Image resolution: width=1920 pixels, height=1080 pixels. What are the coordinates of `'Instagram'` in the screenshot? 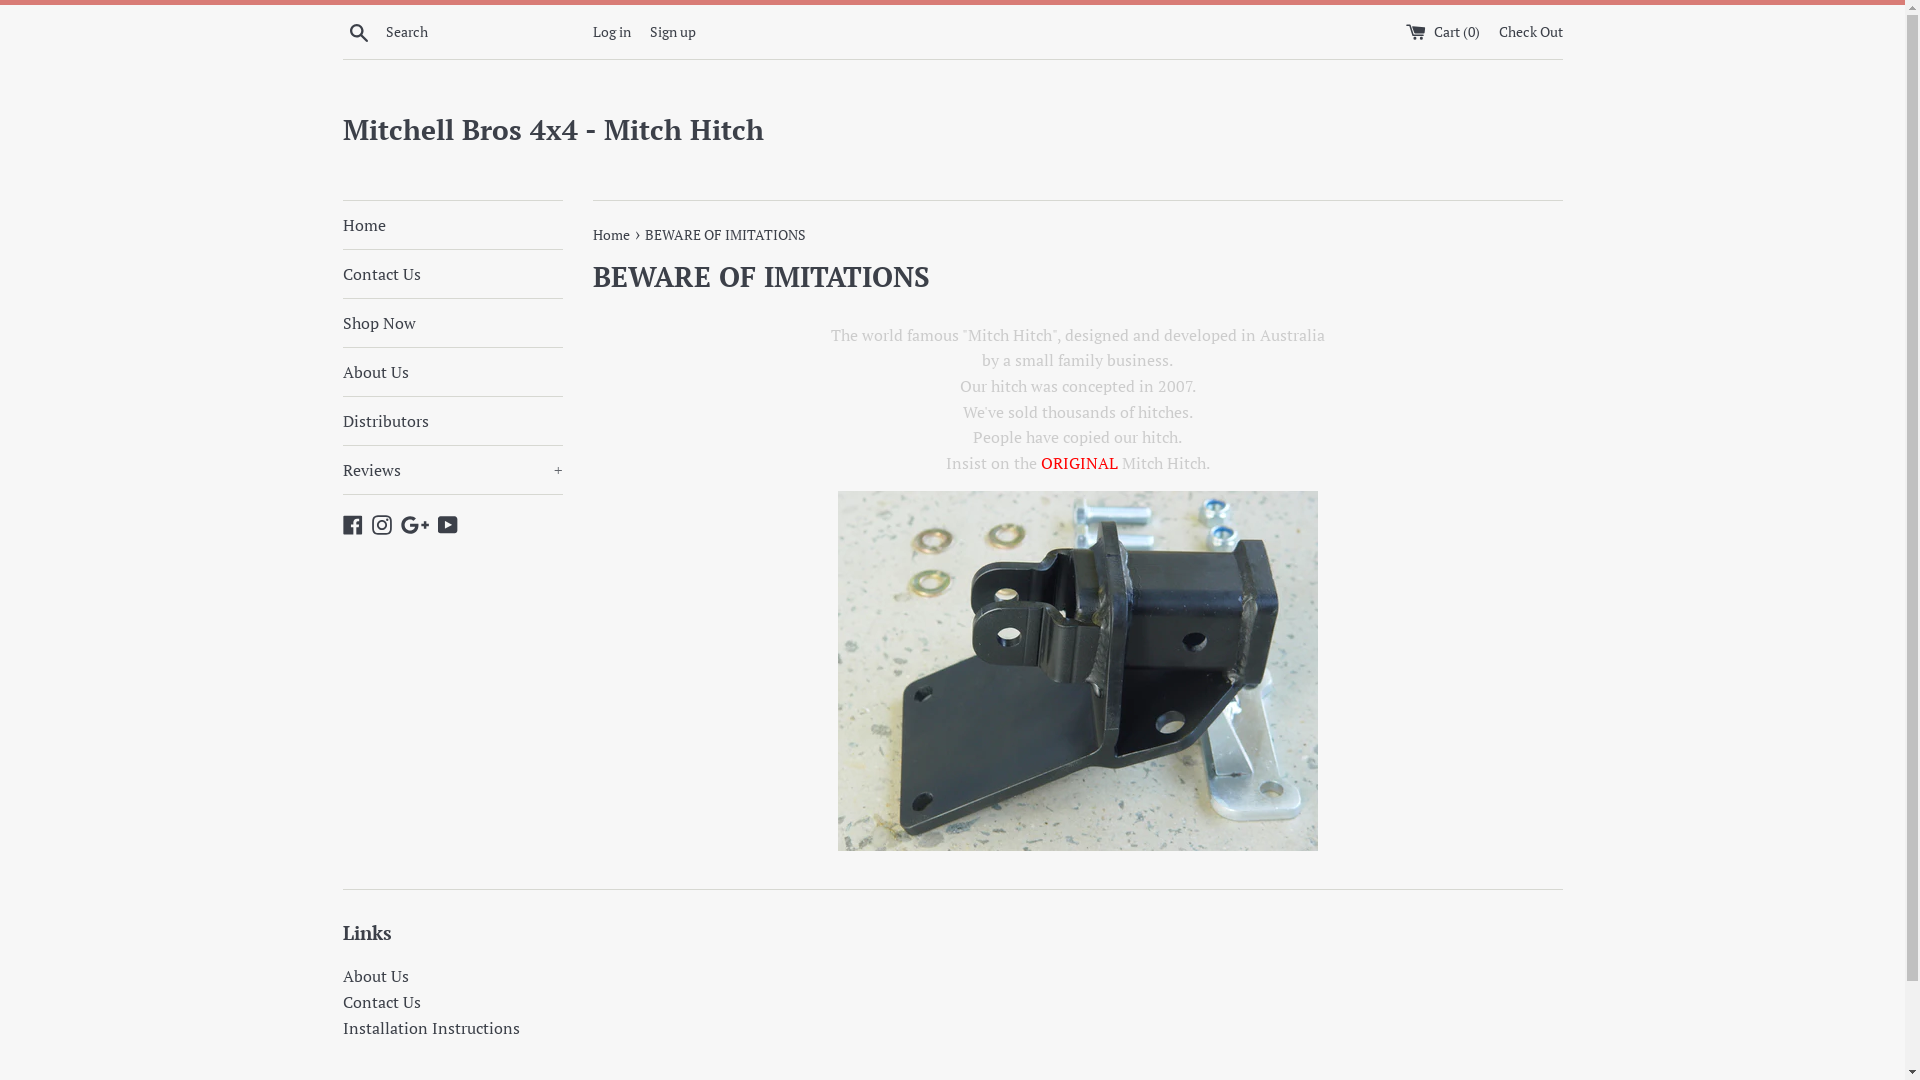 It's located at (382, 522).